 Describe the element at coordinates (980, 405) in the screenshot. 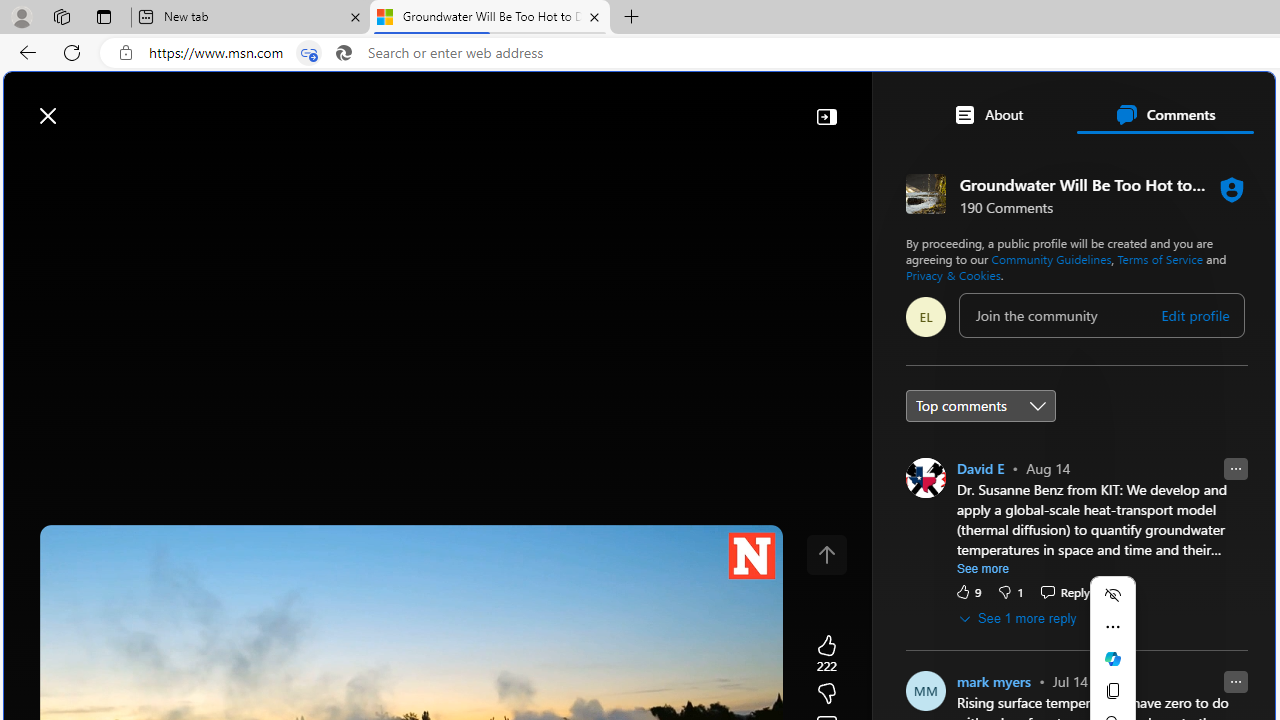

I see `'Sort comments by'` at that location.